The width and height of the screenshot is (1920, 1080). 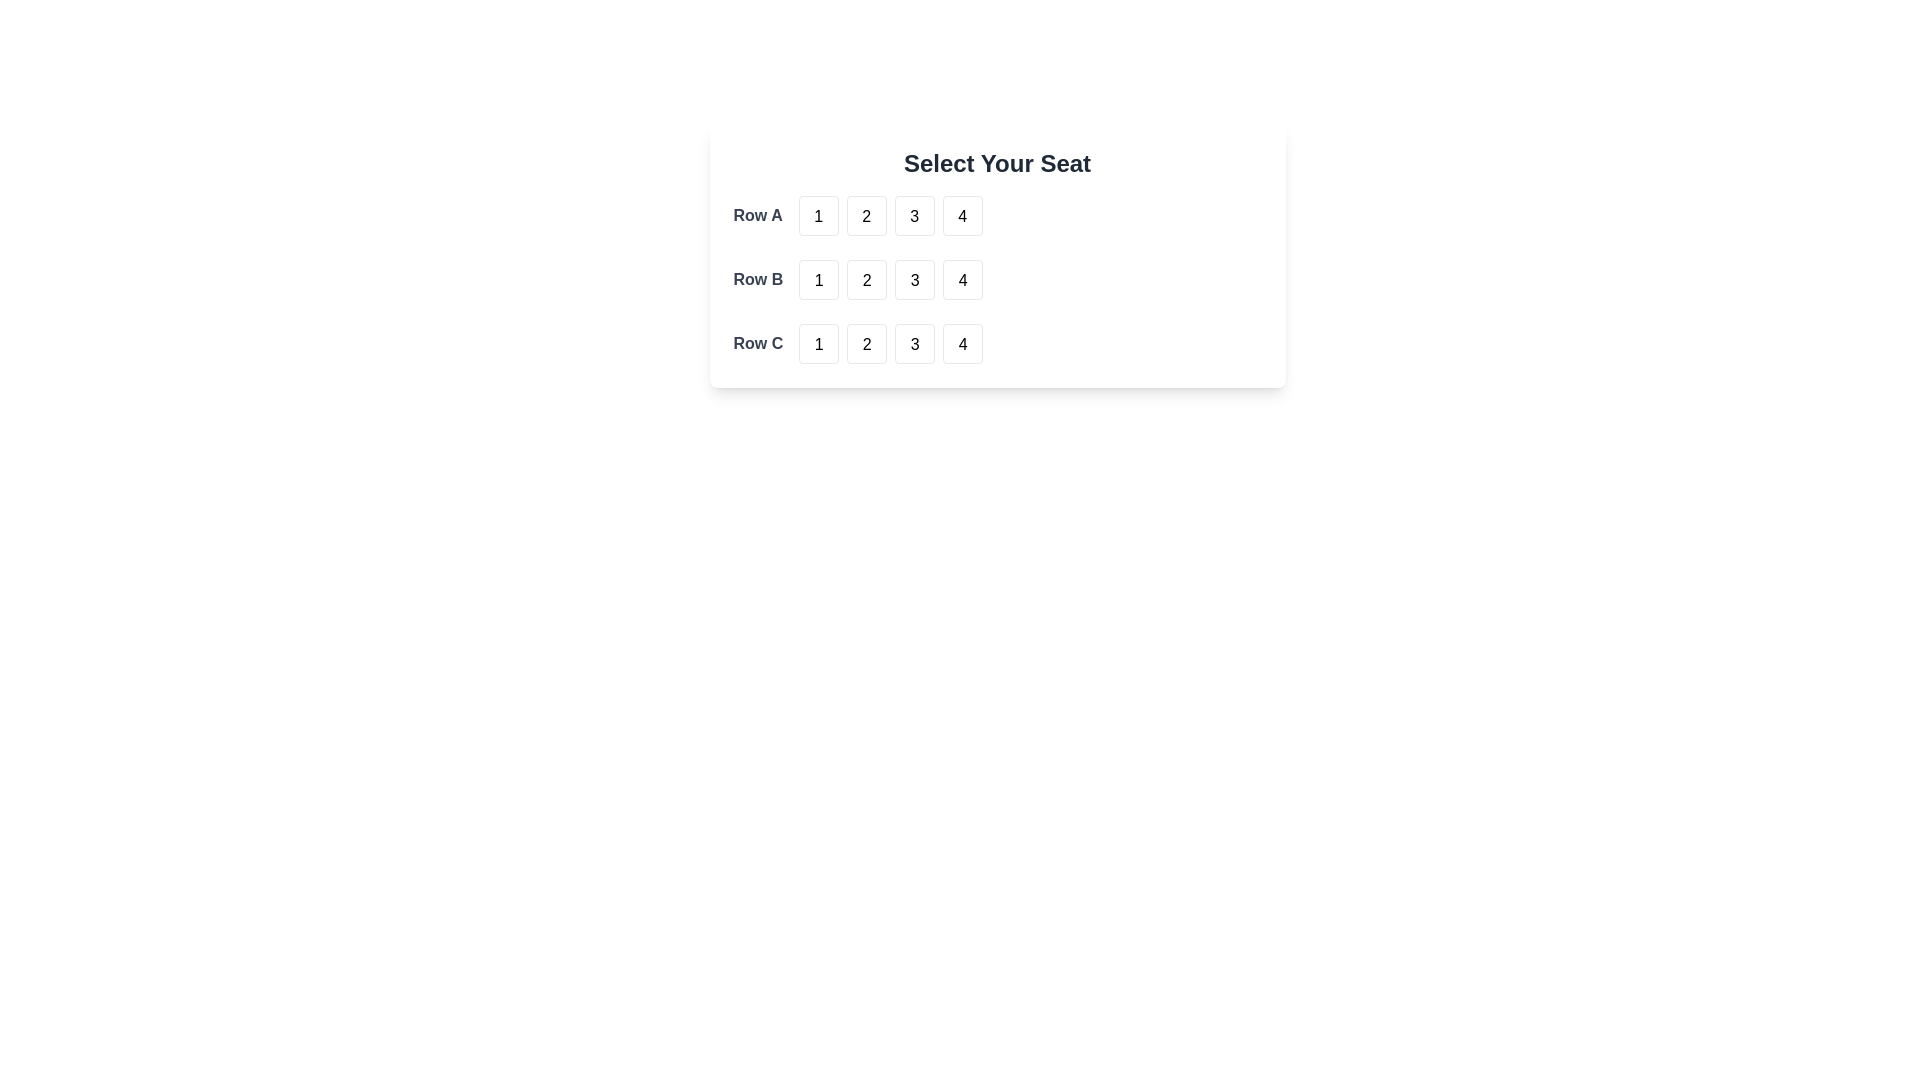 What do you see at coordinates (818, 216) in the screenshot?
I see `the square button with a white background and black text '1' located in the first position of Row A` at bounding box center [818, 216].